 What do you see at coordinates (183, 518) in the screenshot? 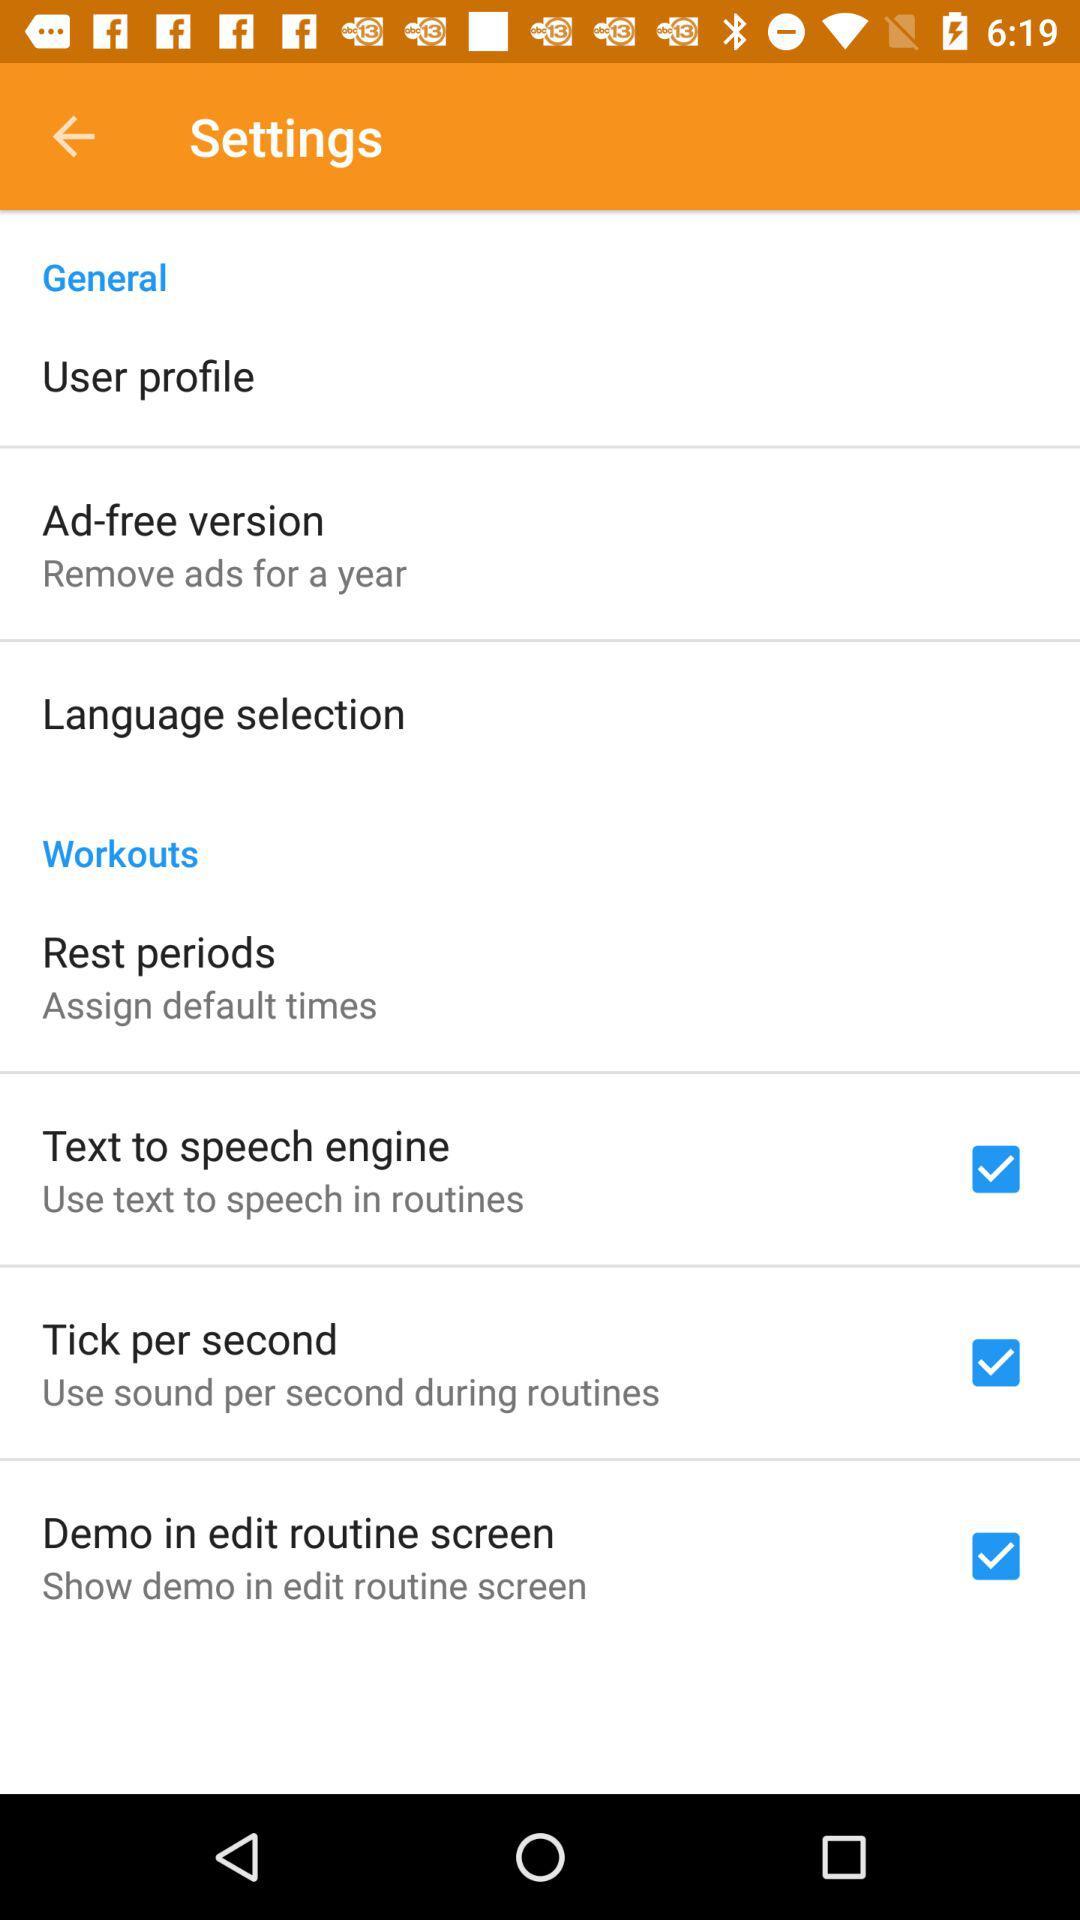
I see `the ad-free version icon` at bounding box center [183, 518].